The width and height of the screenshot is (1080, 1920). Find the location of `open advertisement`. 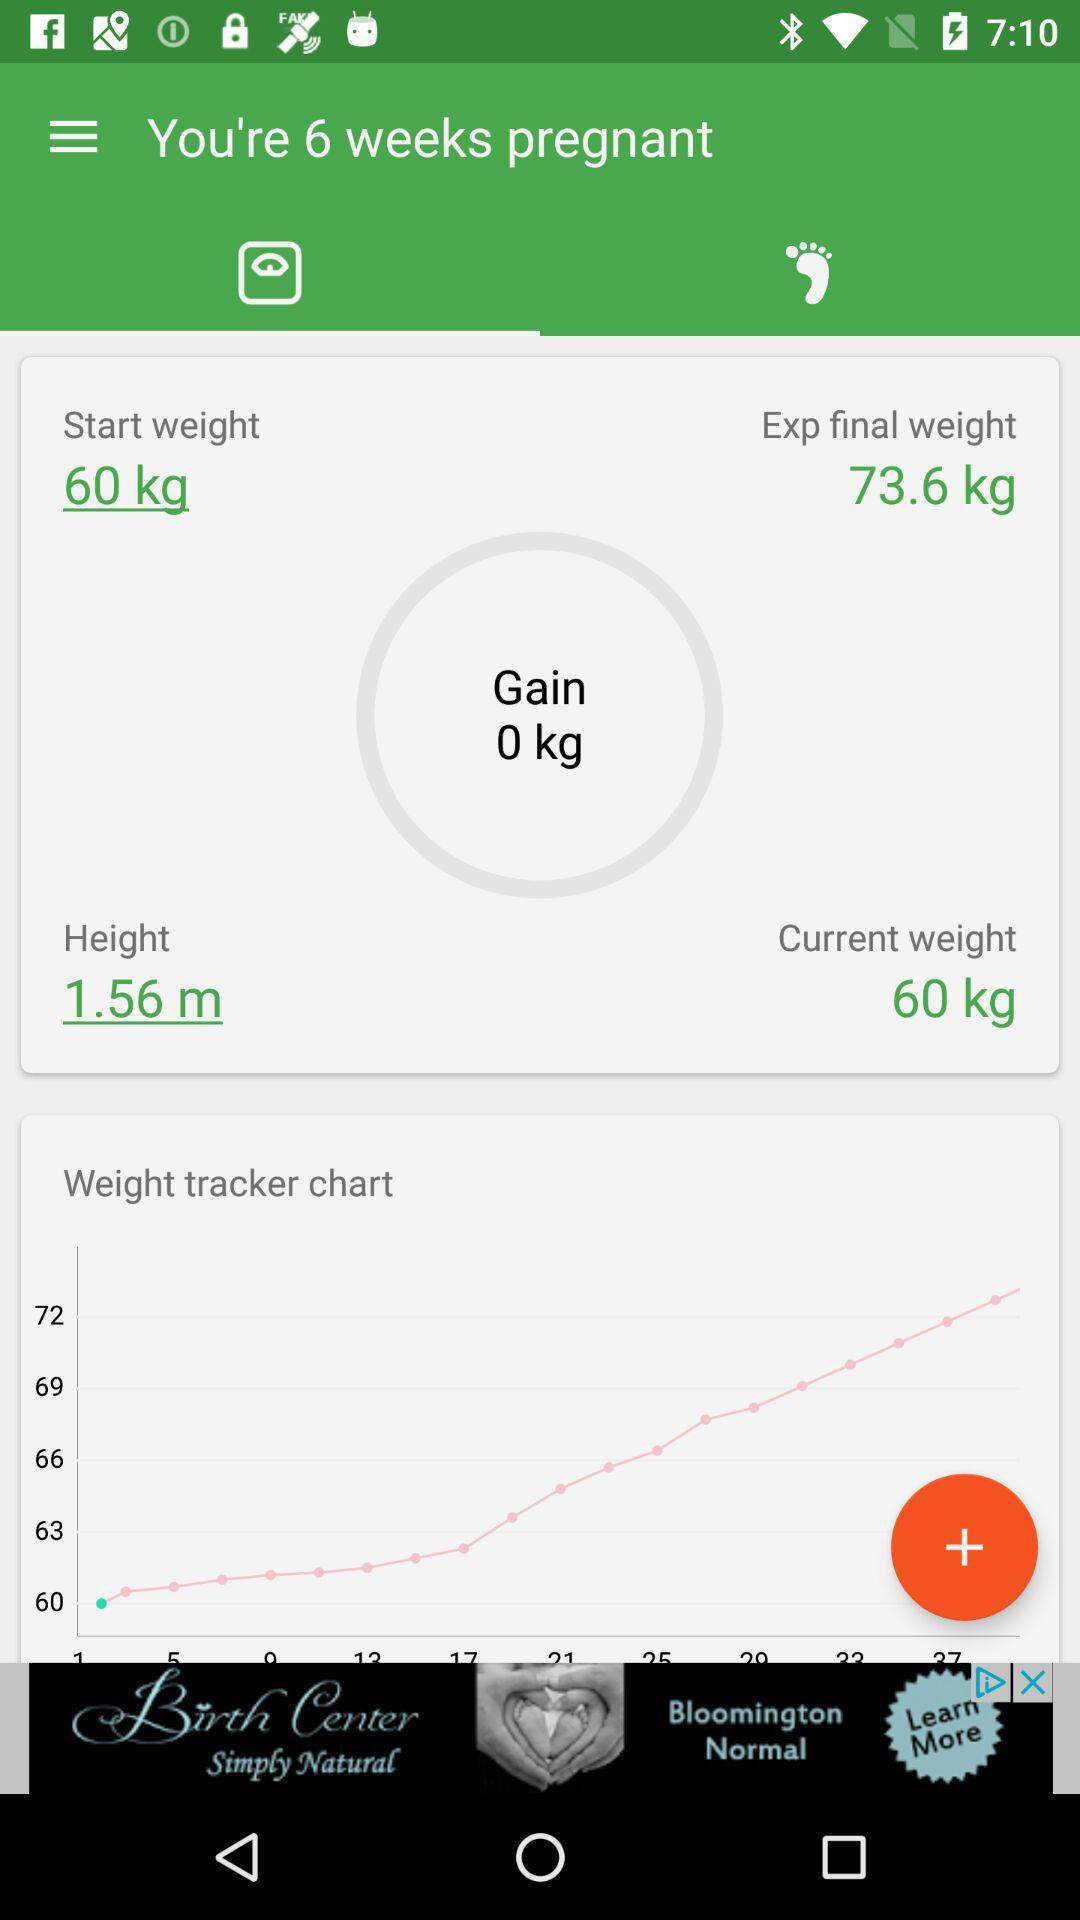

open advertisement is located at coordinates (540, 1727).